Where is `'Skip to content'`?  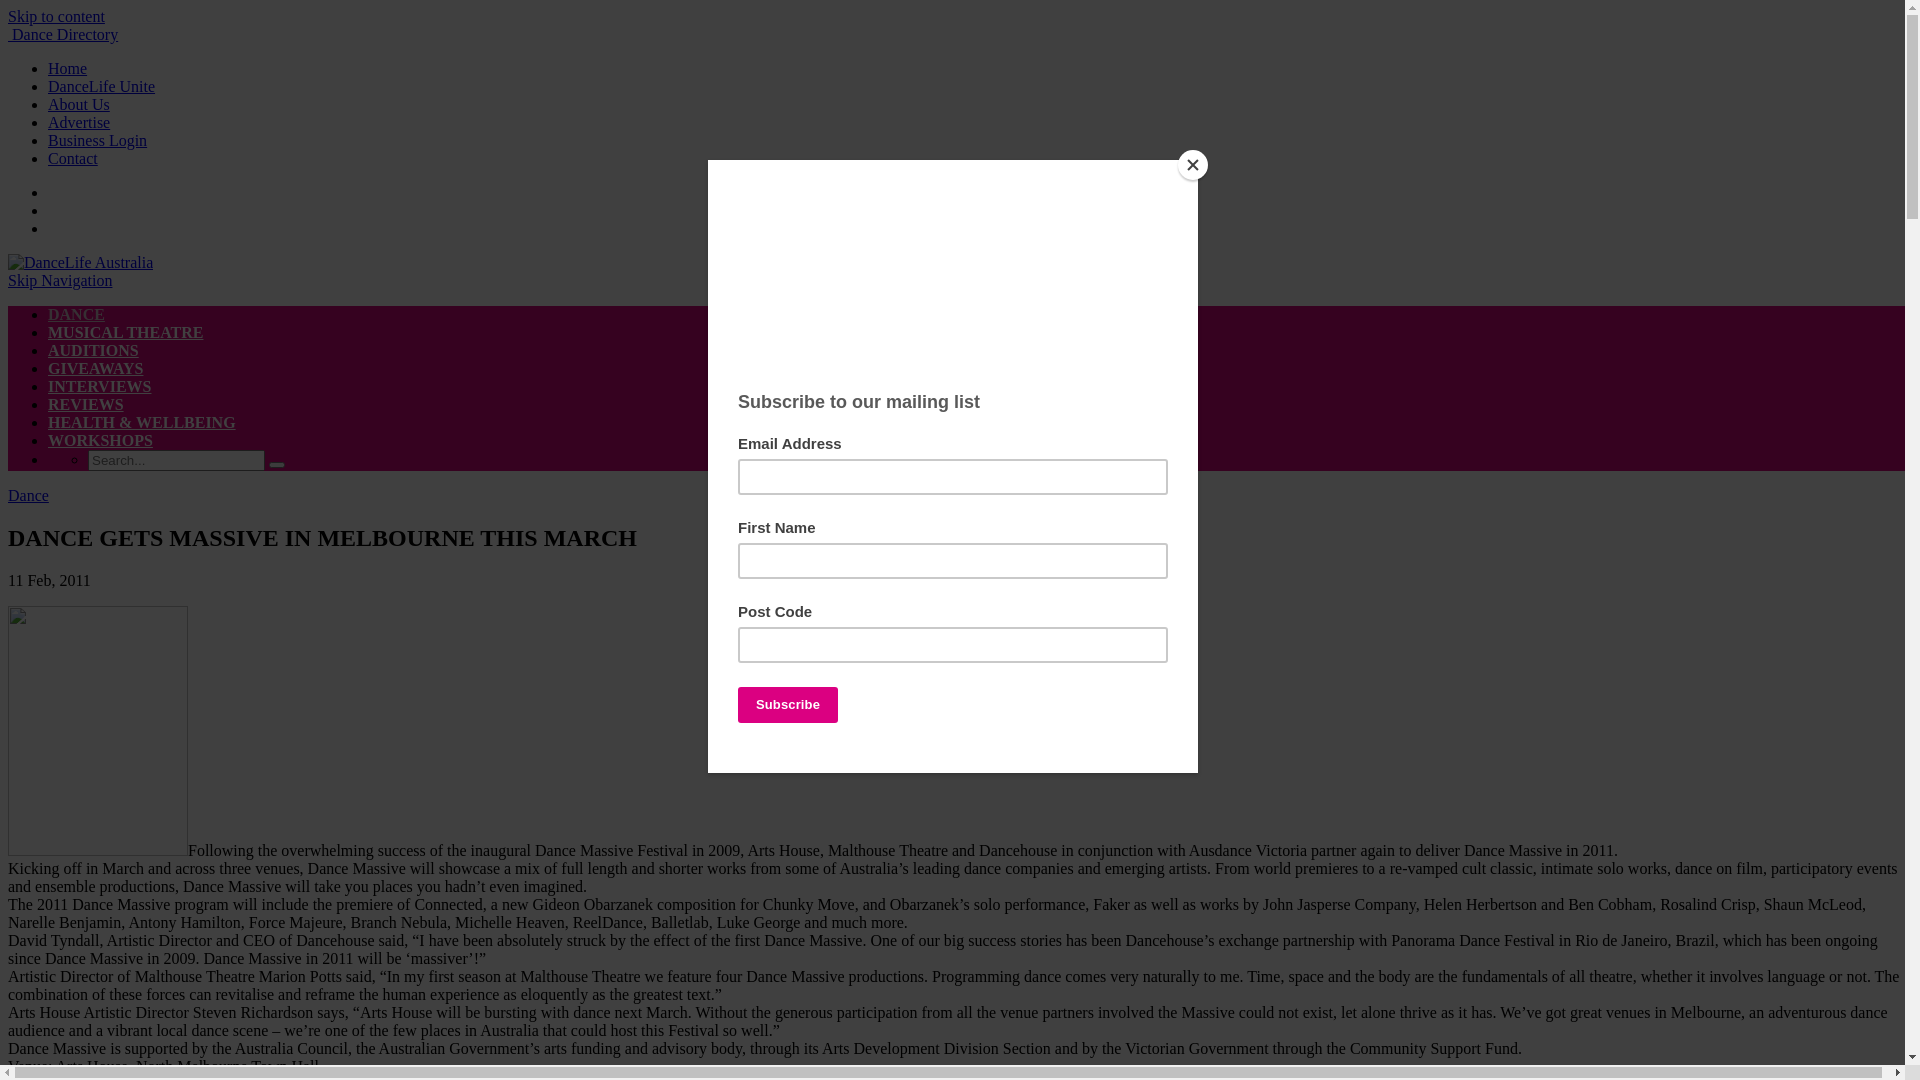
'Skip to content' is located at coordinates (56, 16).